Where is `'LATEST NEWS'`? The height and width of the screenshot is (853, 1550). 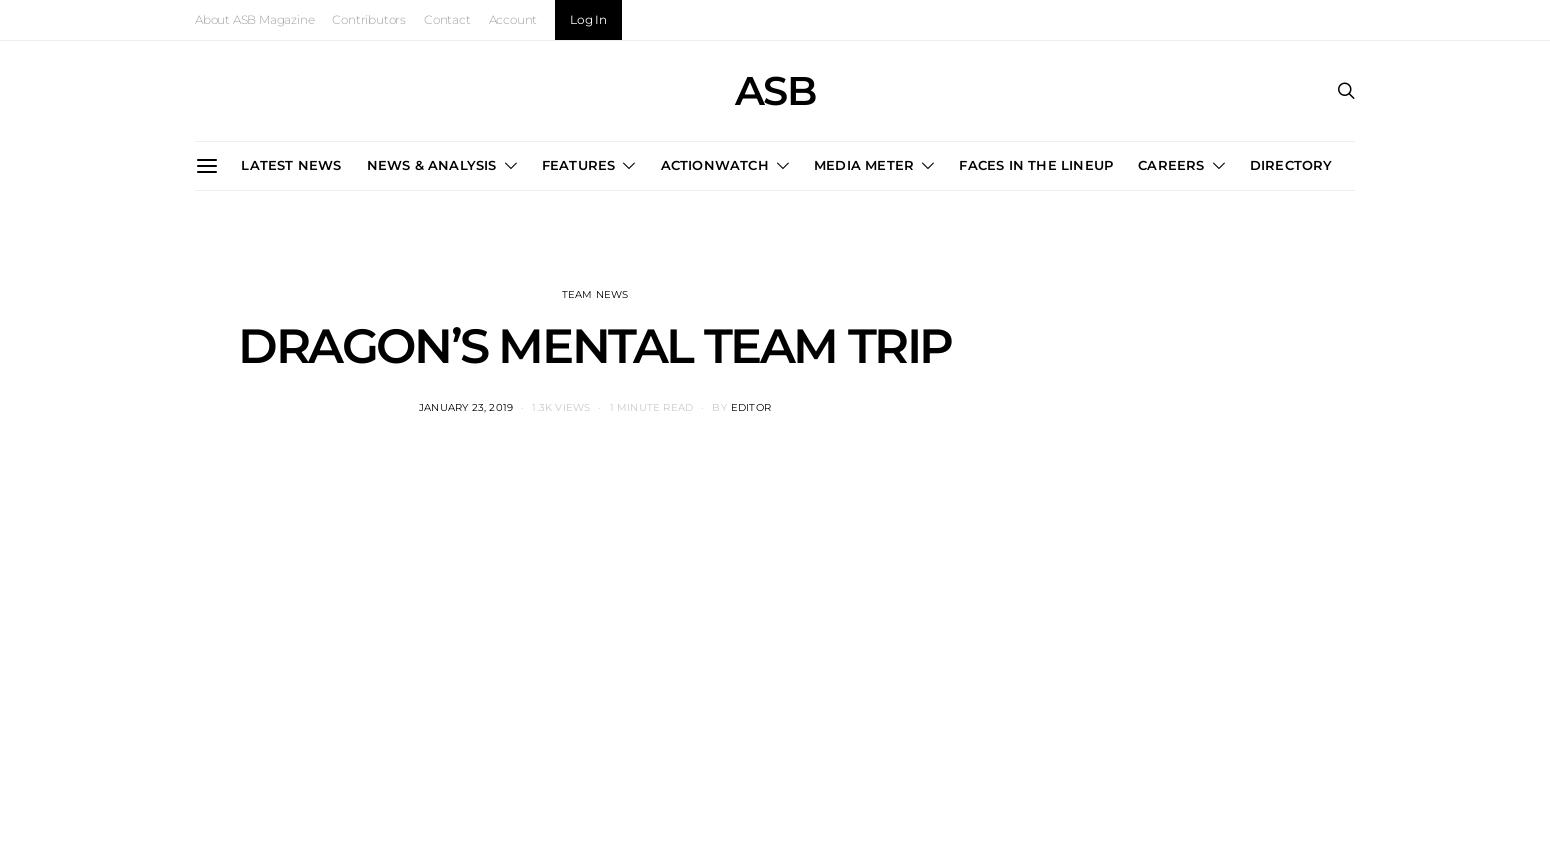
'LATEST NEWS' is located at coordinates (241, 163).